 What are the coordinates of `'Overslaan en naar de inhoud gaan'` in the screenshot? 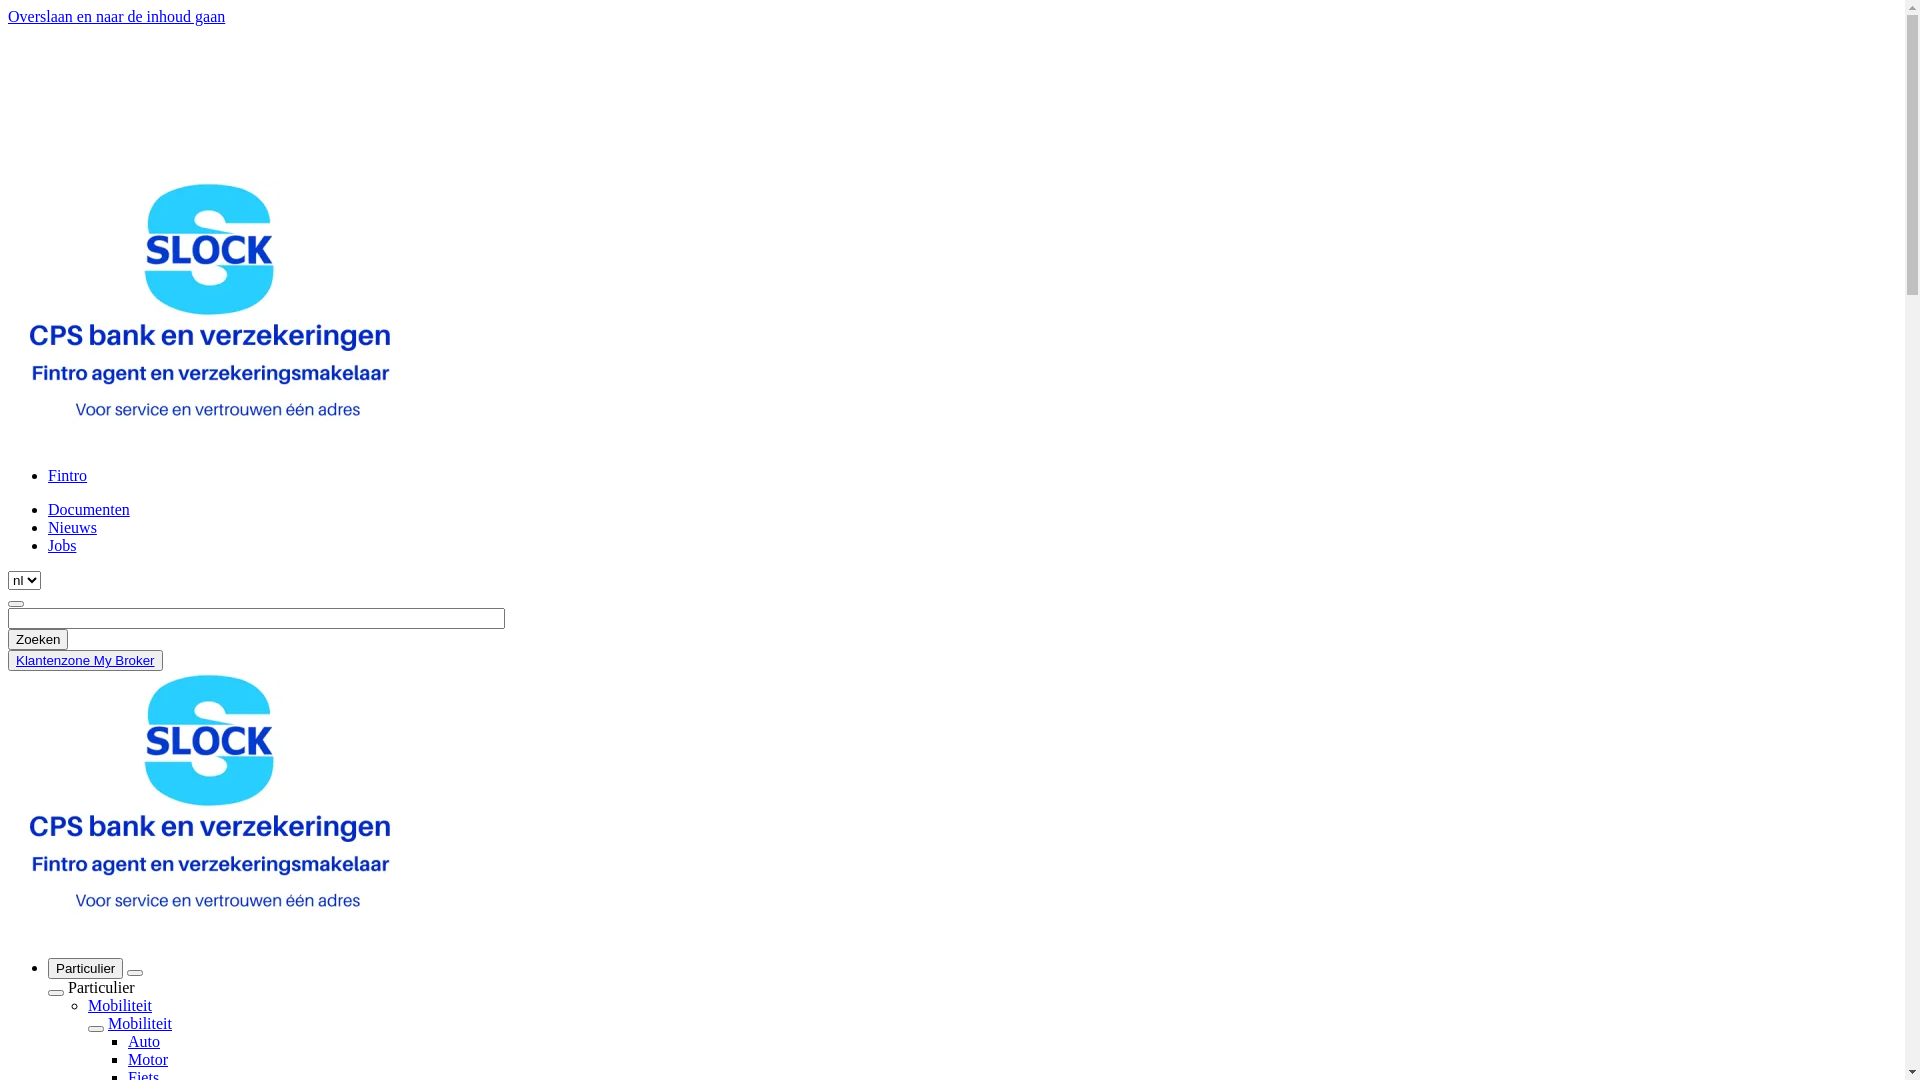 It's located at (8, 16).